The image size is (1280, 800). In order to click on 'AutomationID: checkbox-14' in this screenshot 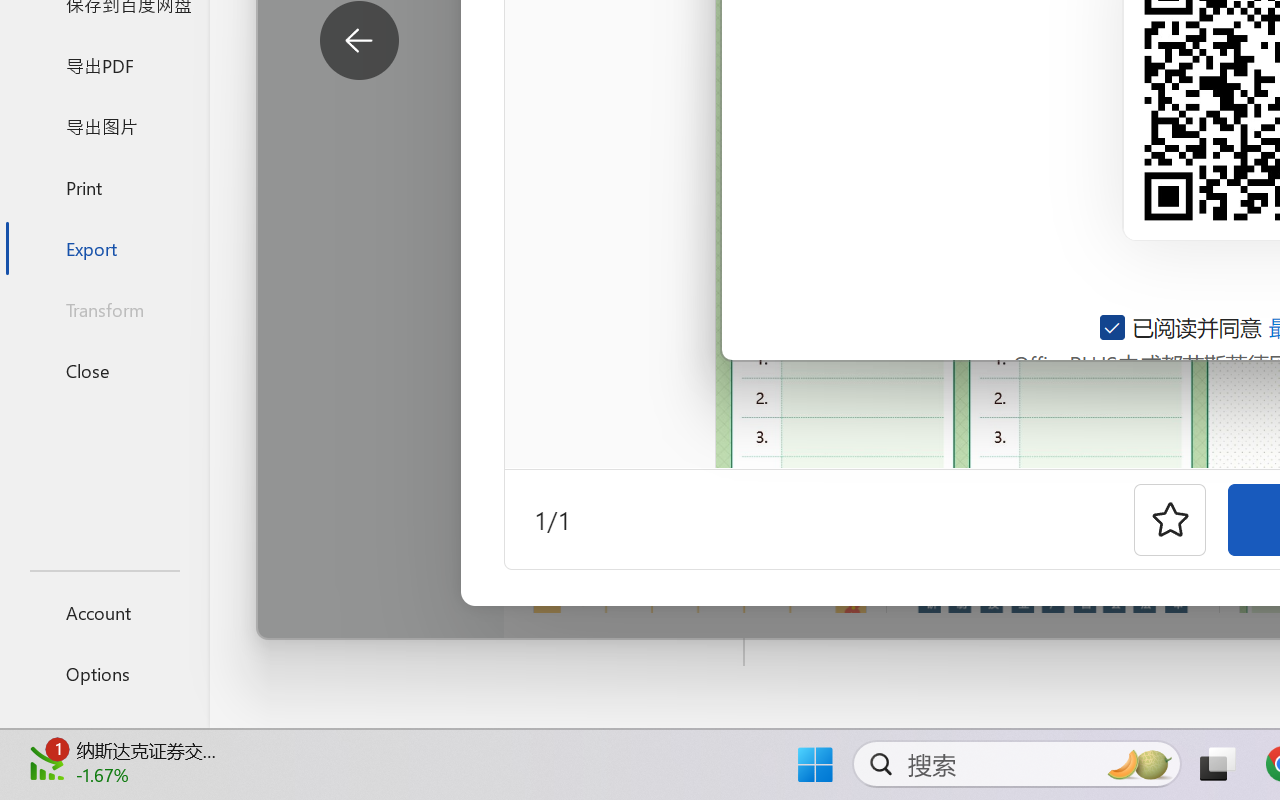, I will do `click(1113, 326)`.